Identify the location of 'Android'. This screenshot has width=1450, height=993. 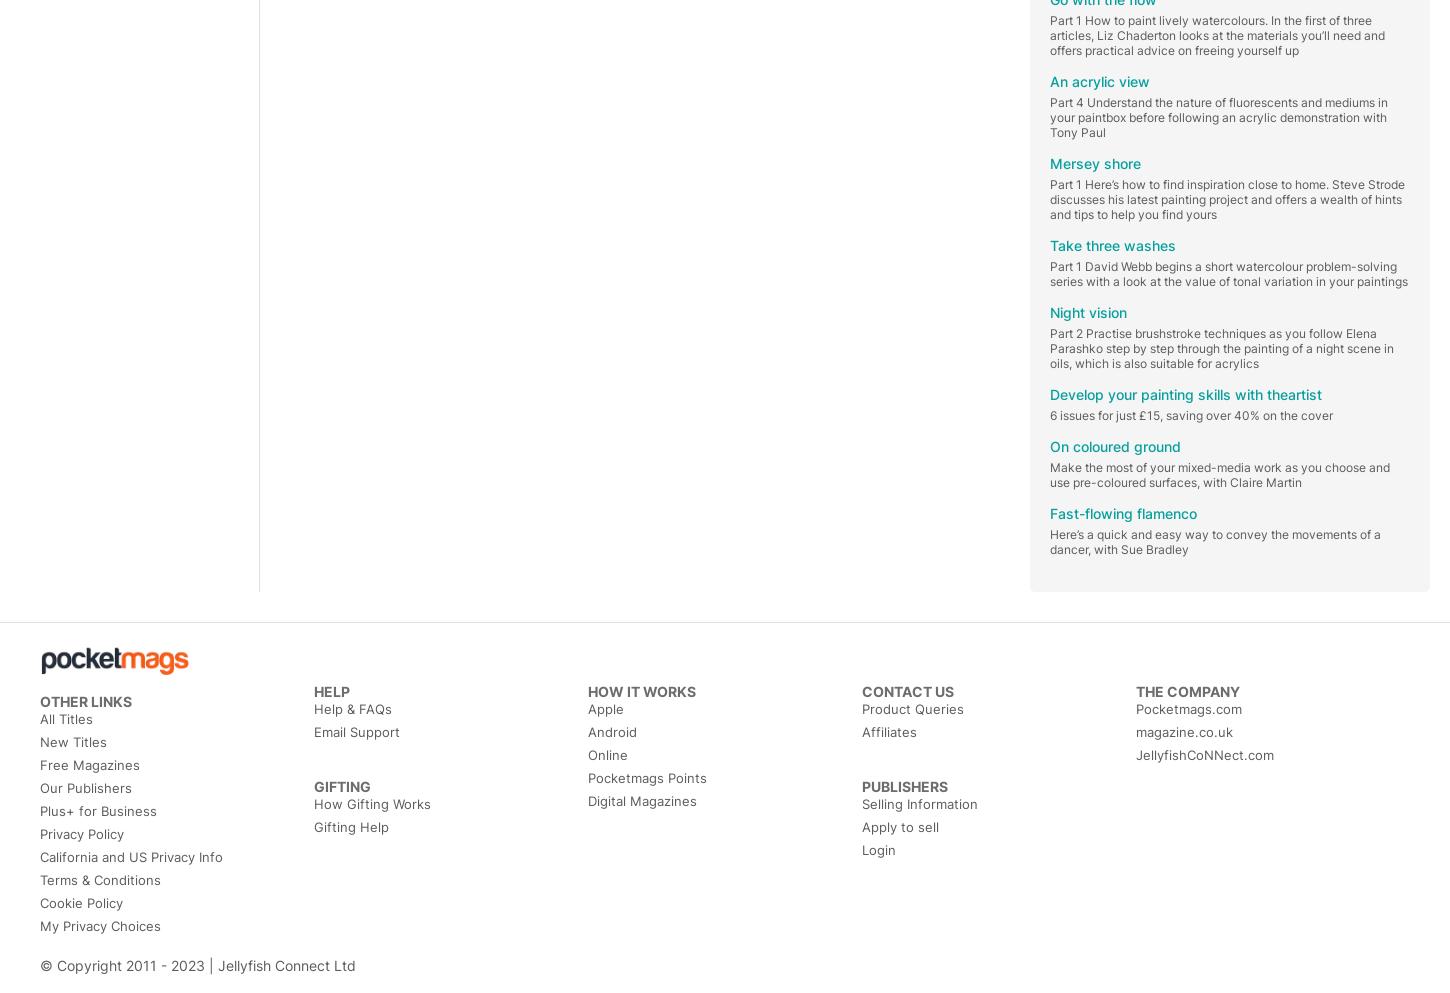
(611, 732).